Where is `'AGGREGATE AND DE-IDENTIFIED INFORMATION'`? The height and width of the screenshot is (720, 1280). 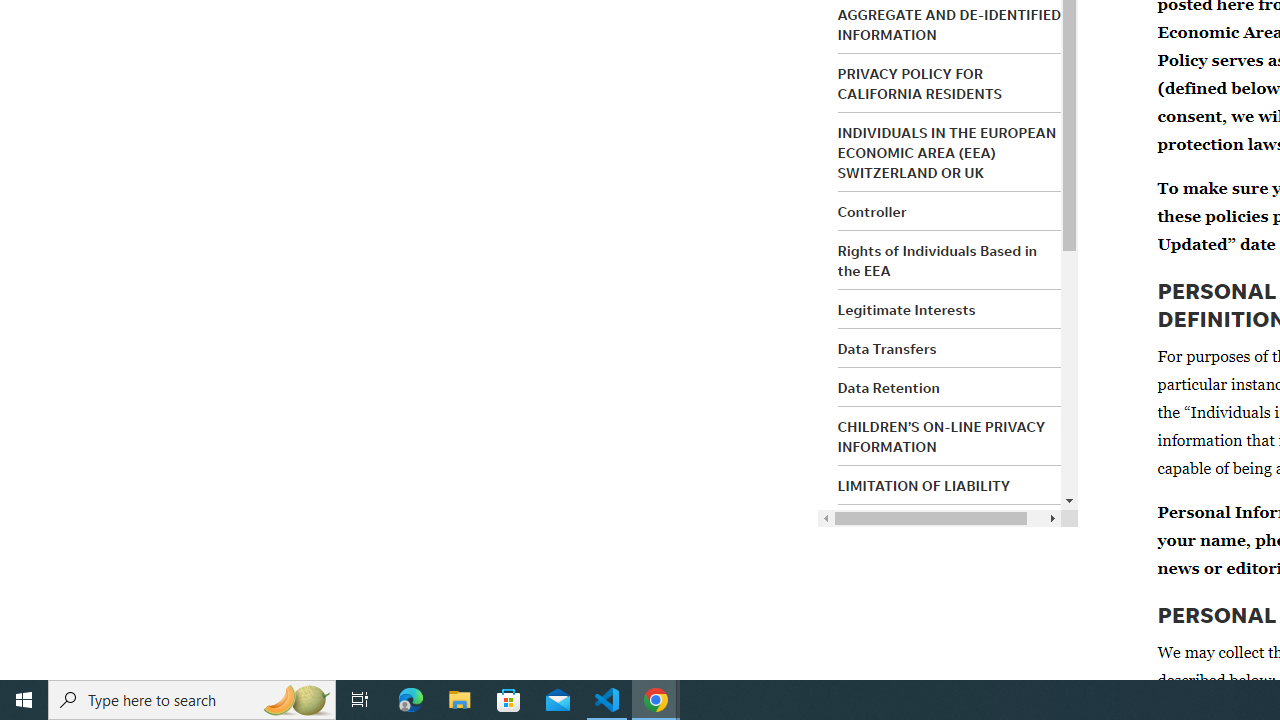
'AGGREGATE AND DE-IDENTIFIED INFORMATION' is located at coordinates (948, 24).